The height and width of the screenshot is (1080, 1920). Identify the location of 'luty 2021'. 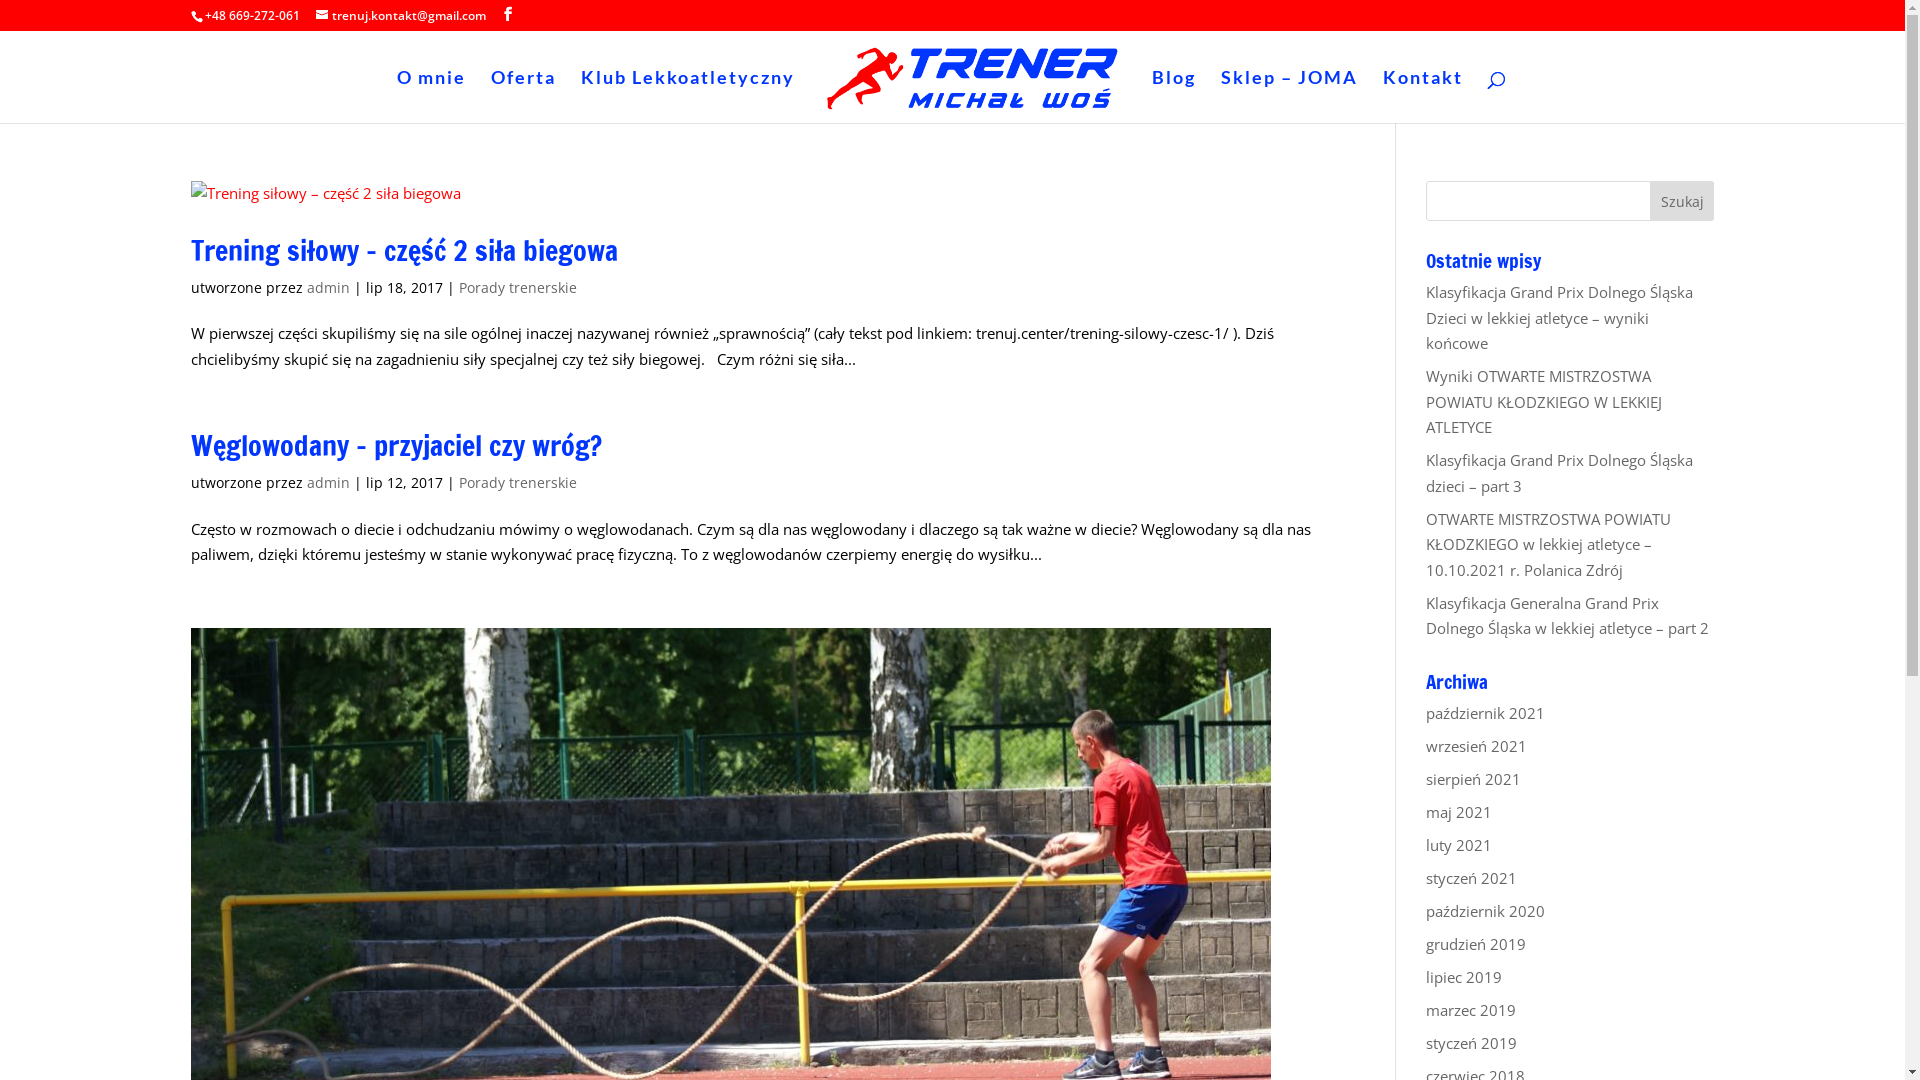
(1459, 844).